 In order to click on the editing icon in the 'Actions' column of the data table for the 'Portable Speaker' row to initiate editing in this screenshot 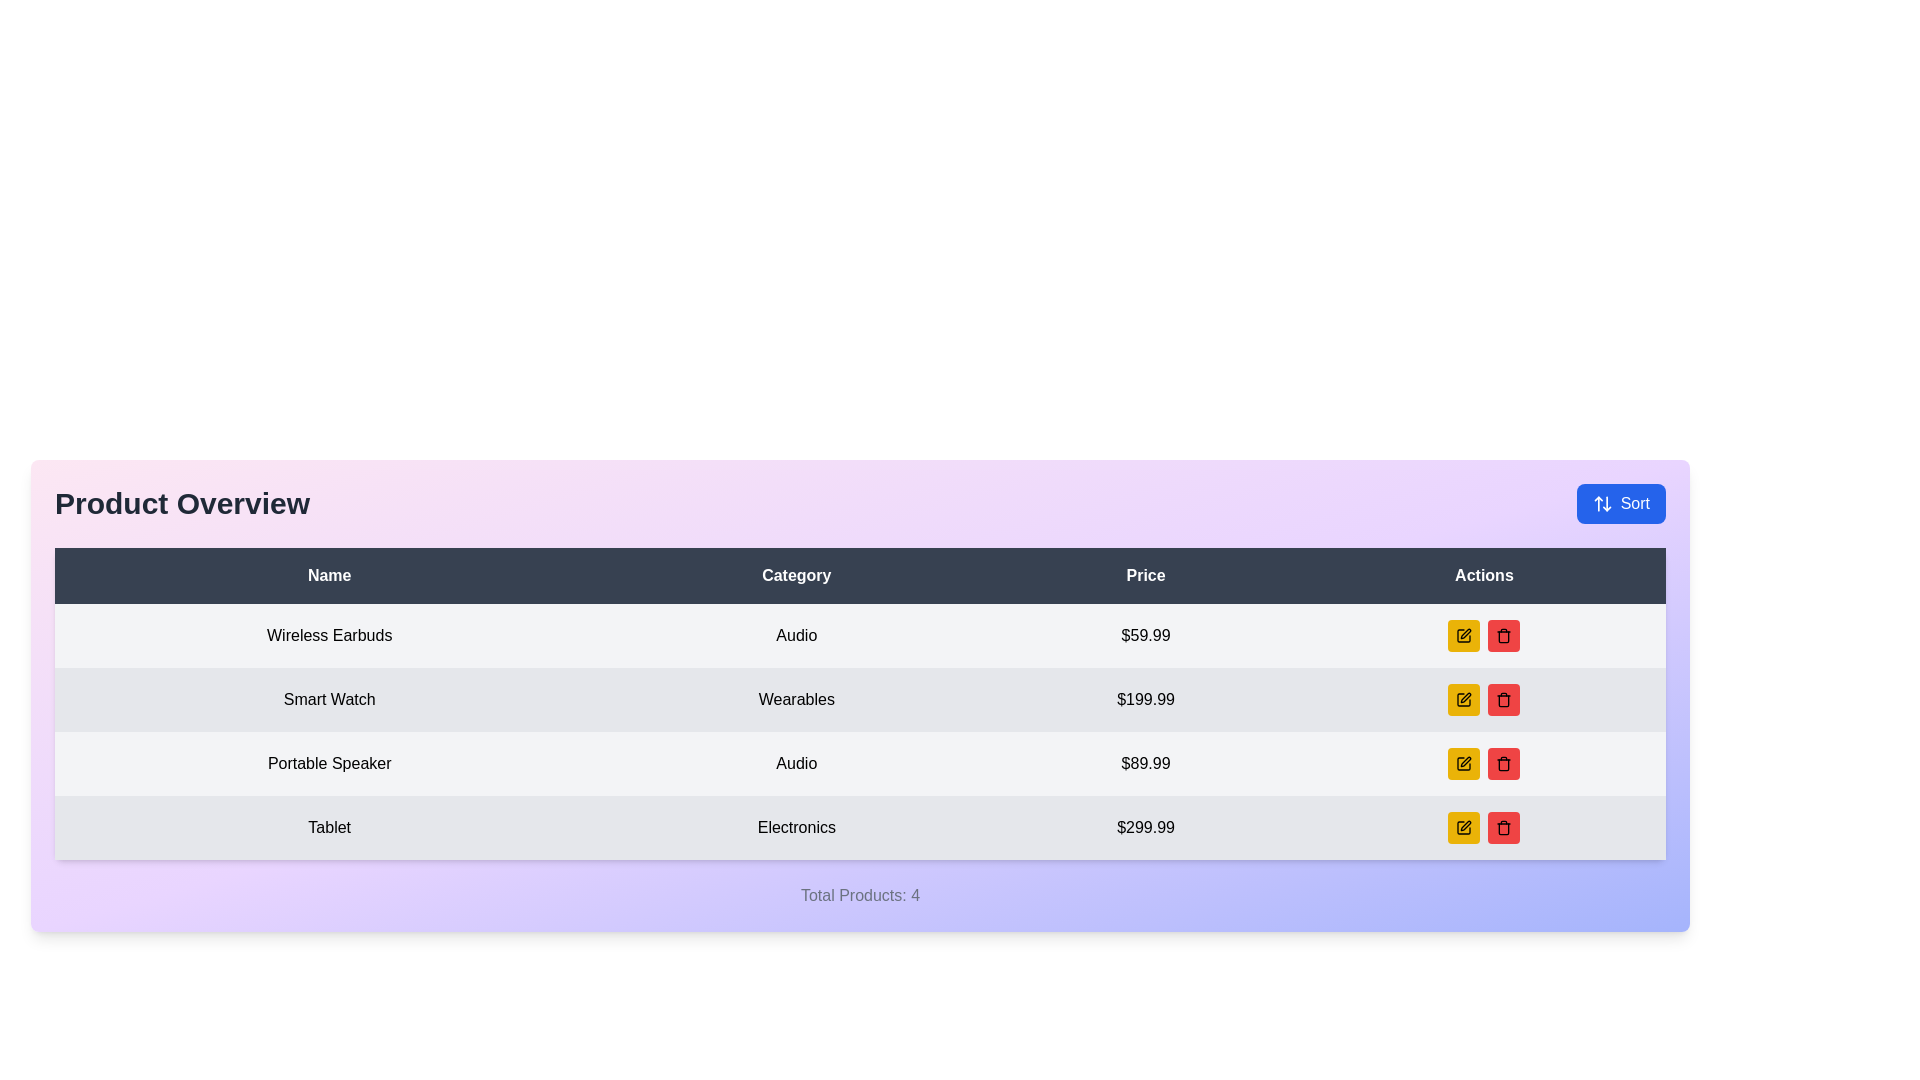, I will do `click(1465, 762)`.